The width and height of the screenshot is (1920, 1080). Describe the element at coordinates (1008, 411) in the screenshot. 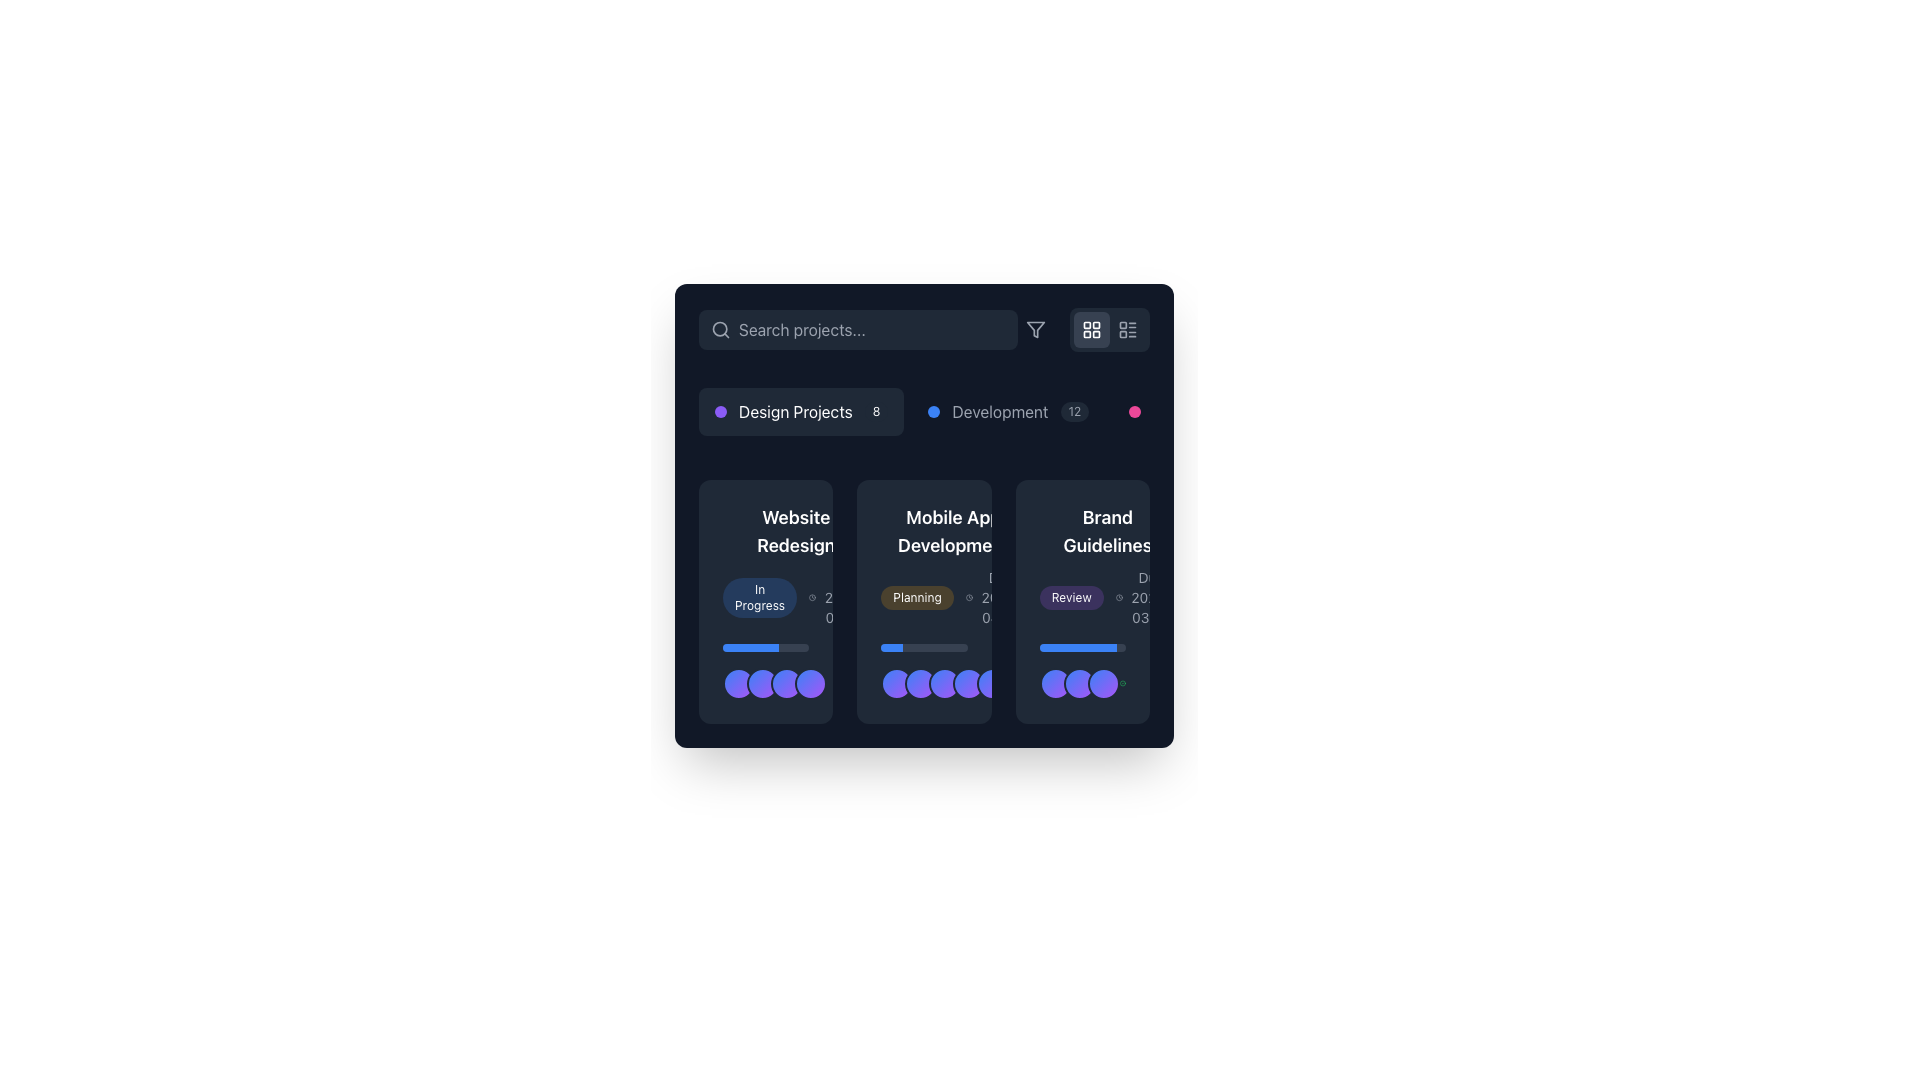

I see `the 'Development' selectable button in the horizontal navigation bar` at that location.